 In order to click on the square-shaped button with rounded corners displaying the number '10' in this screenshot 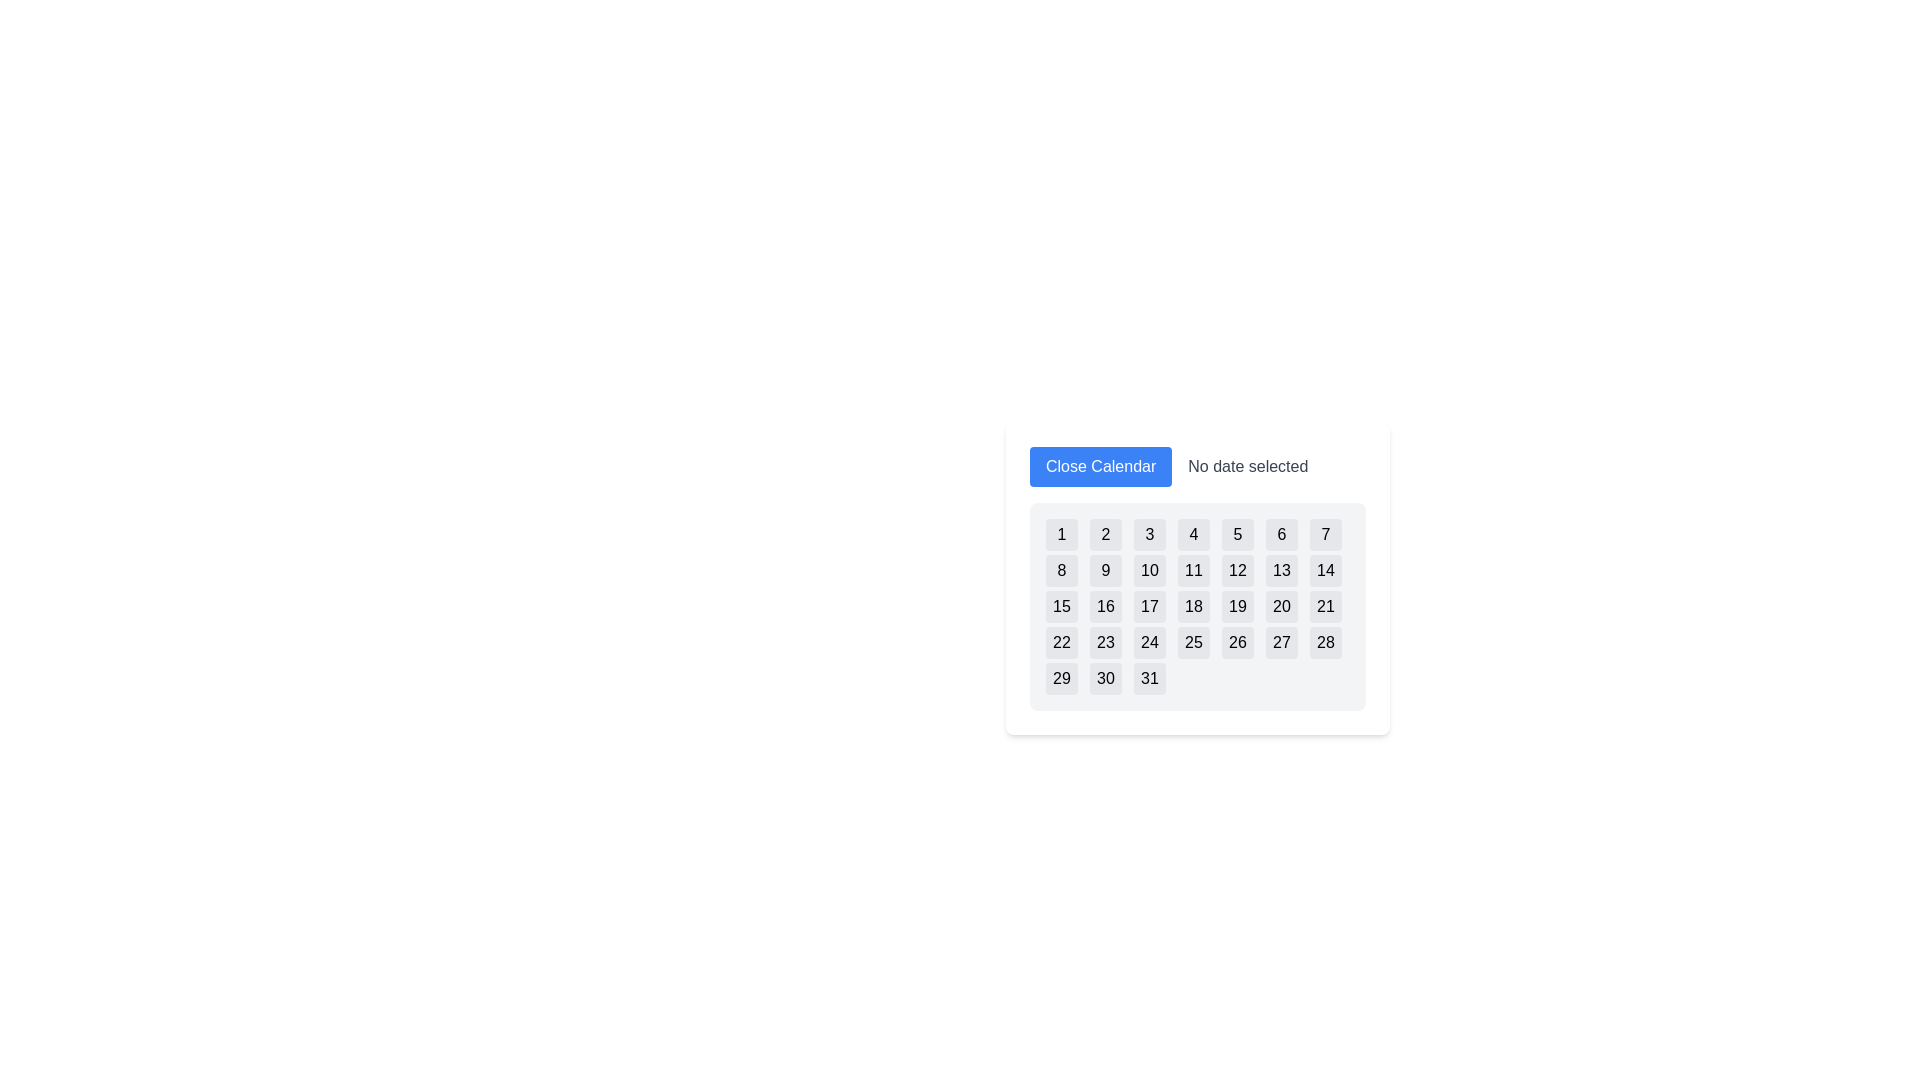, I will do `click(1150, 570)`.